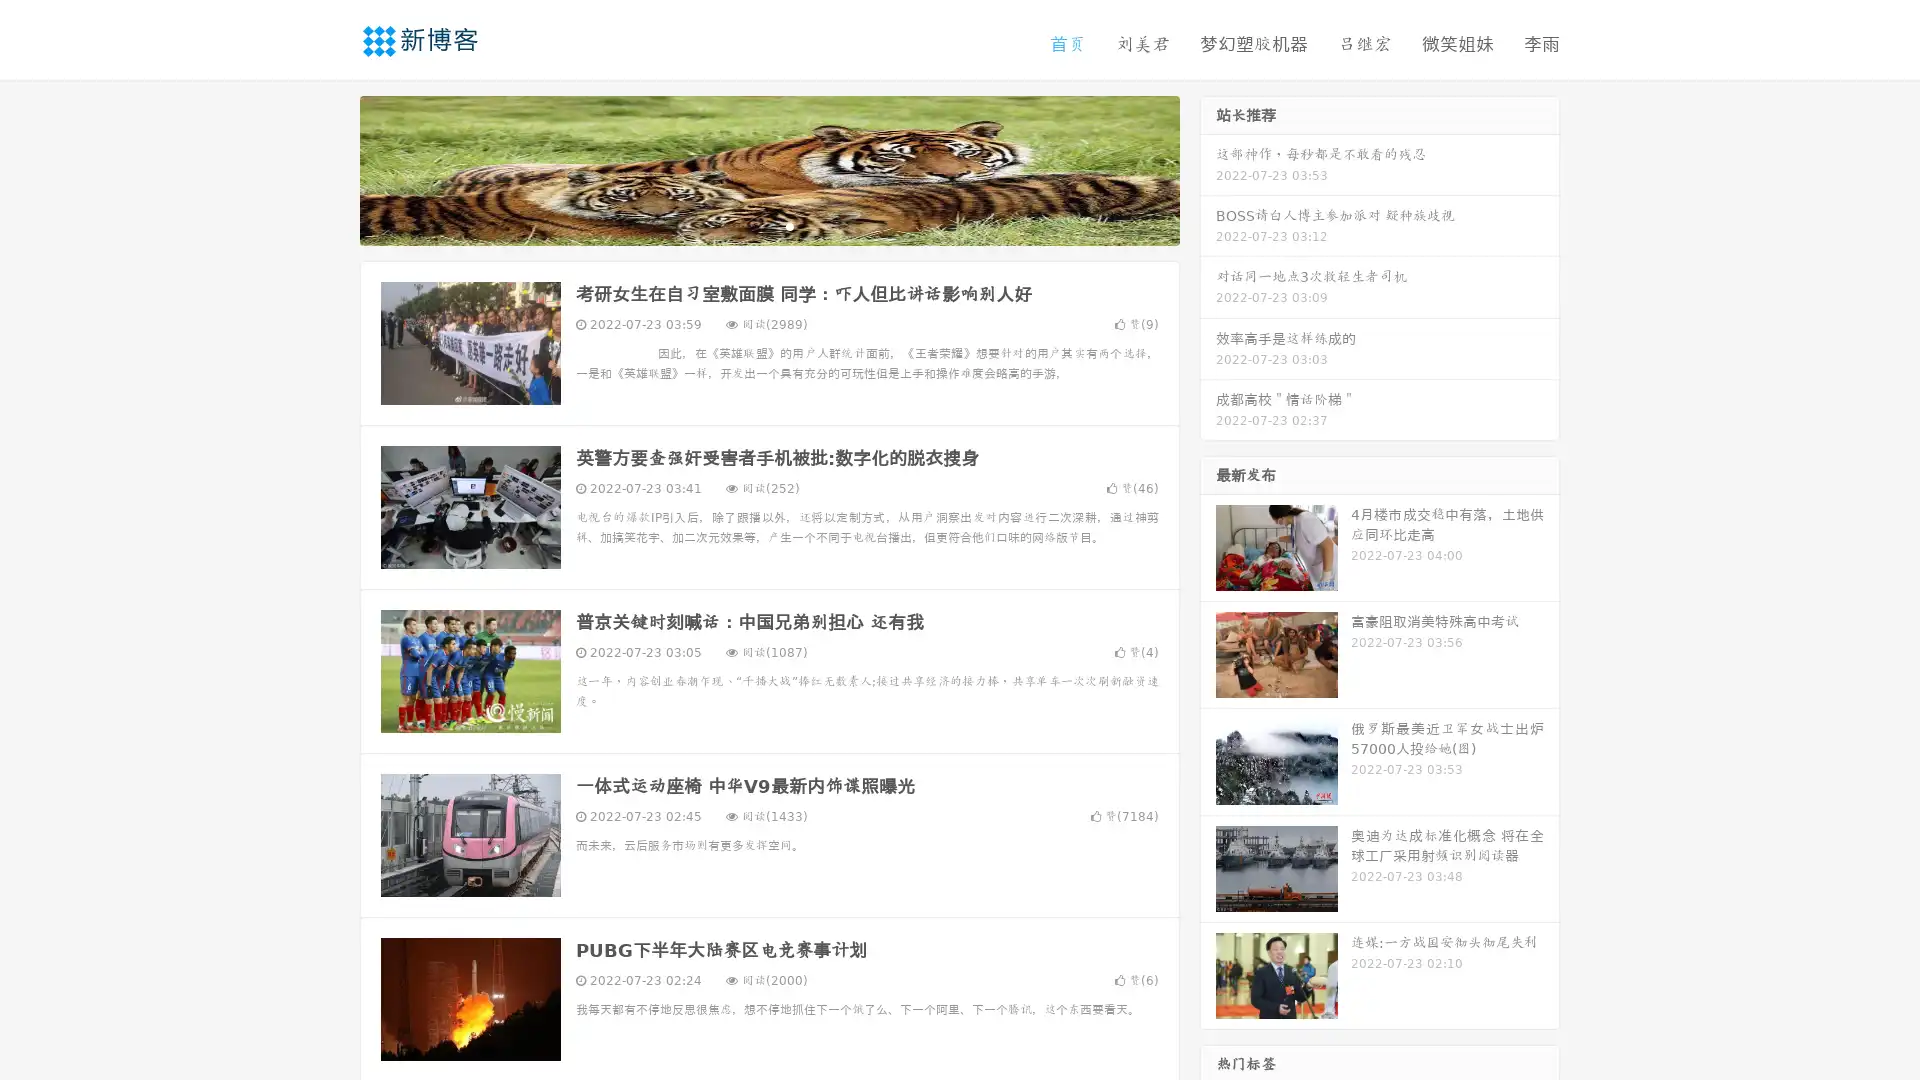 The width and height of the screenshot is (1920, 1080). Describe the element at coordinates (1208, 168) in the screenshot. I see `Next slide` at that location.